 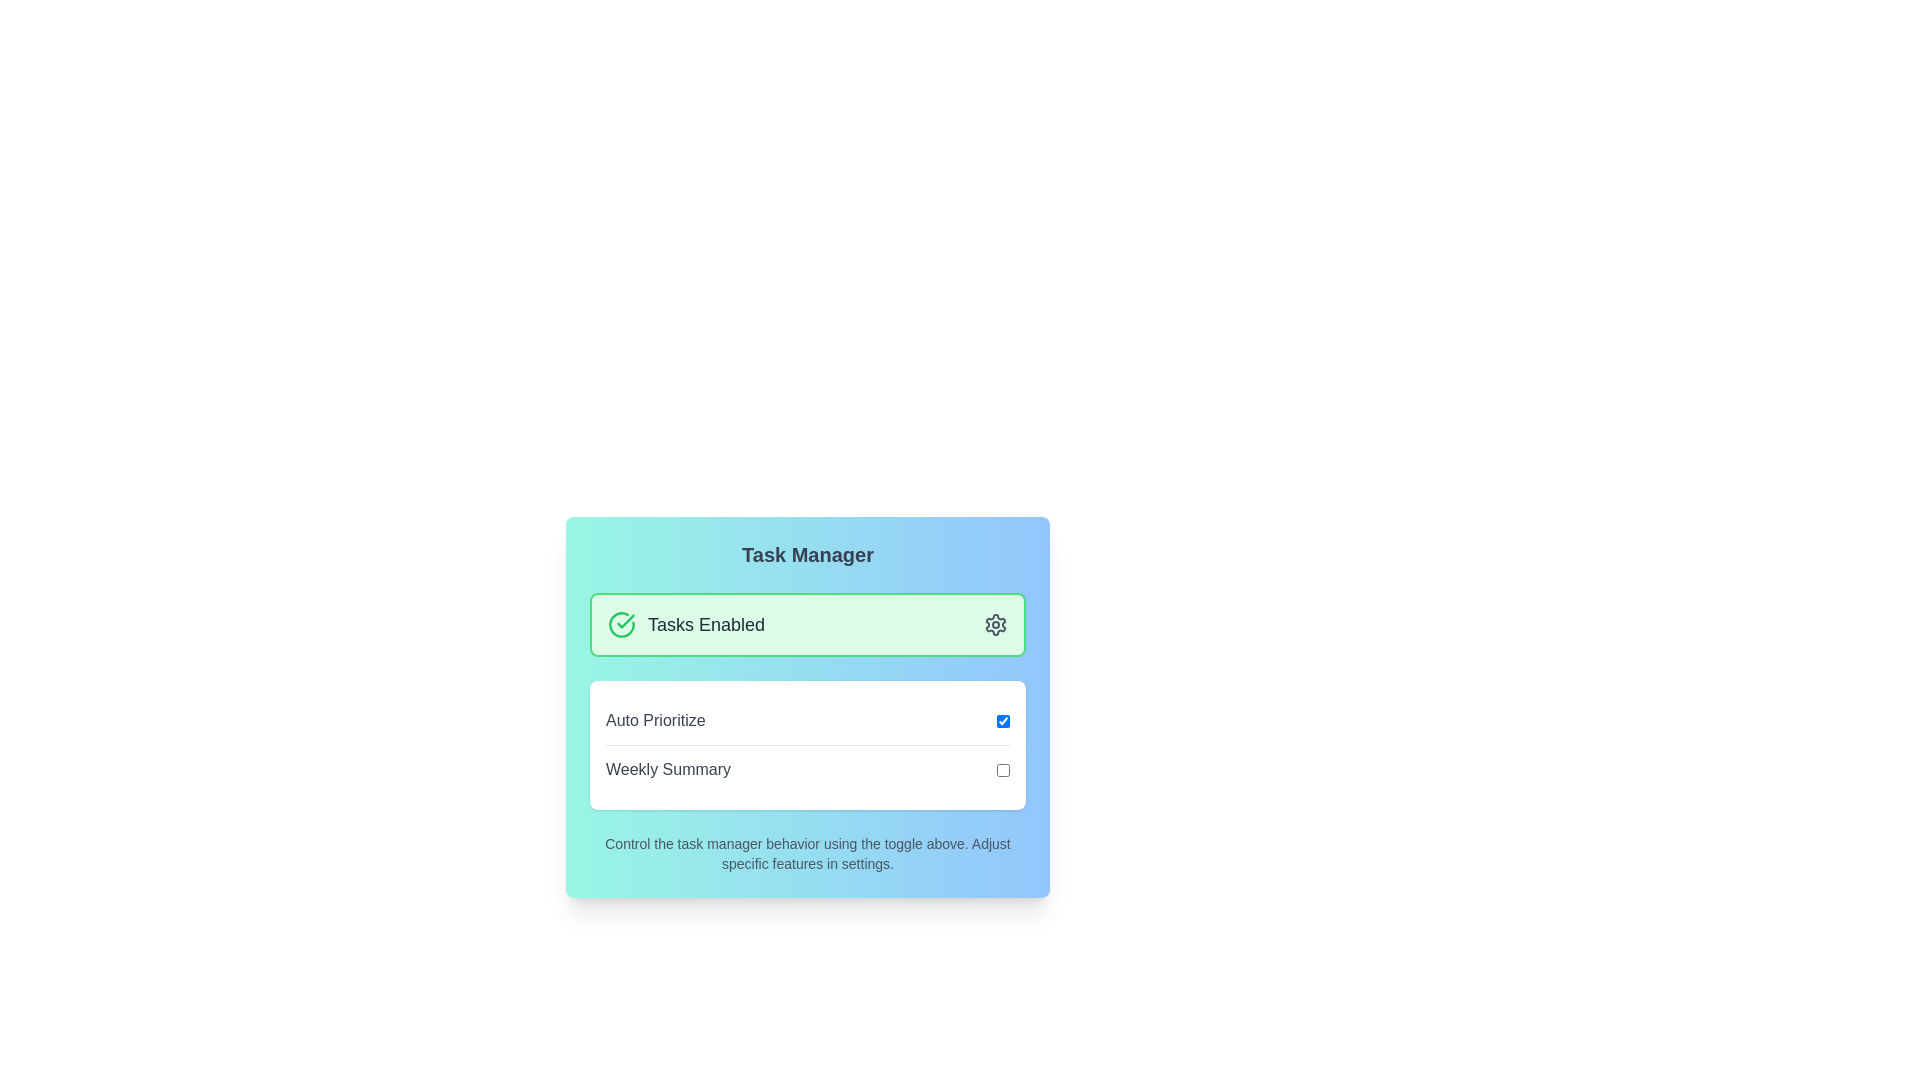 What do you see at coordinates (996, 623) in the screenshot?
I see `the settings gear icon located on the right side of the green panel labeled 'Tasks Enabled'` at bounding box center [996, 623].